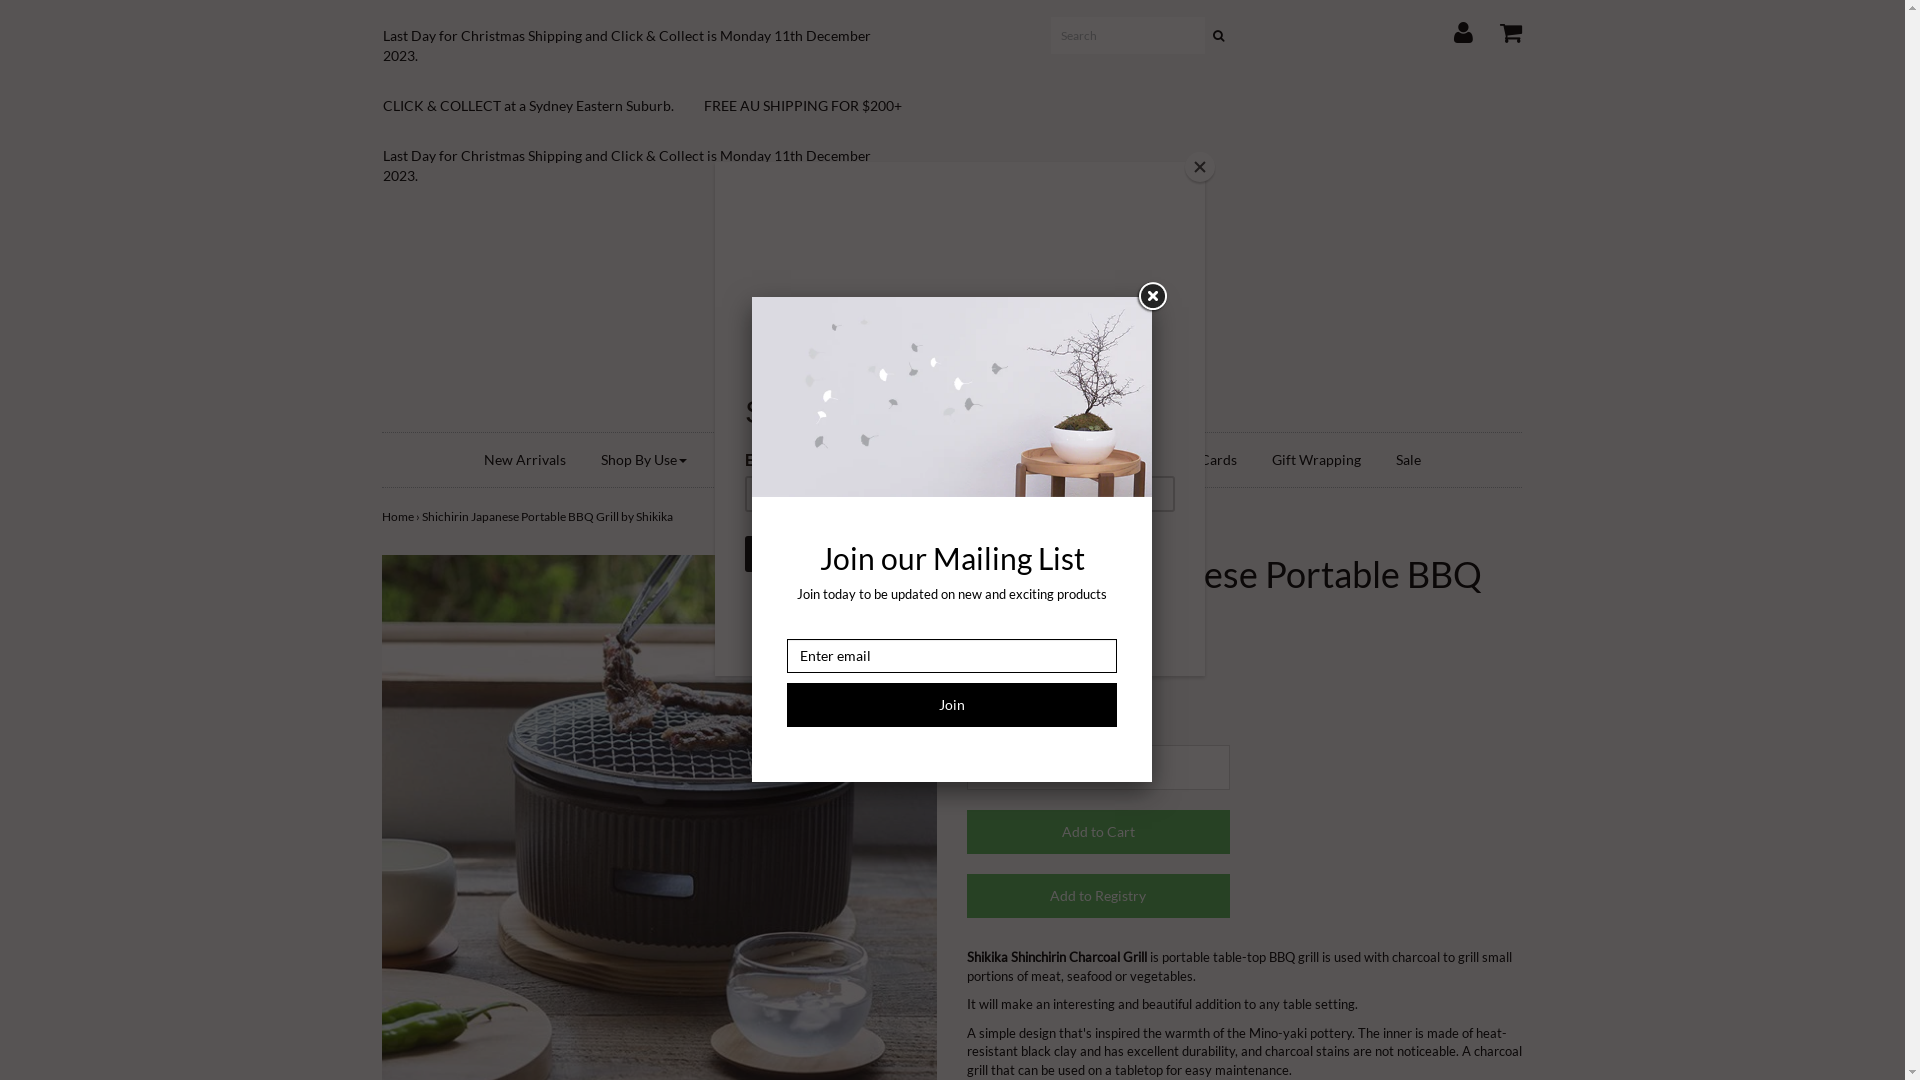  Describe the element at coordinates (543, 105) in the screenshot. I see `'CLICK & COLLECT at a Sydney Eastern Suburb.'` at that location.